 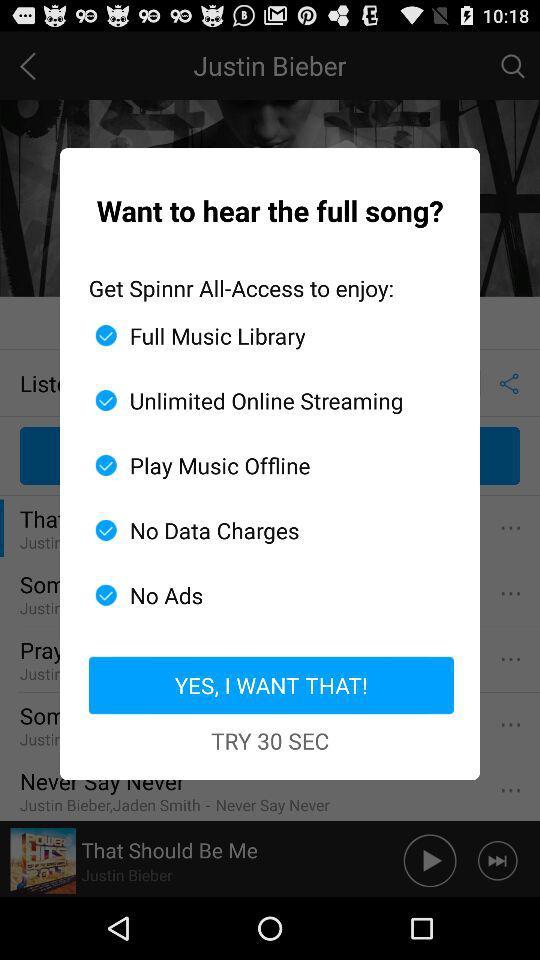 What do you see at coordinates (262, 399) in the screenshot?
I see `the unlimited online streaming` at bounding box center [262, 399].